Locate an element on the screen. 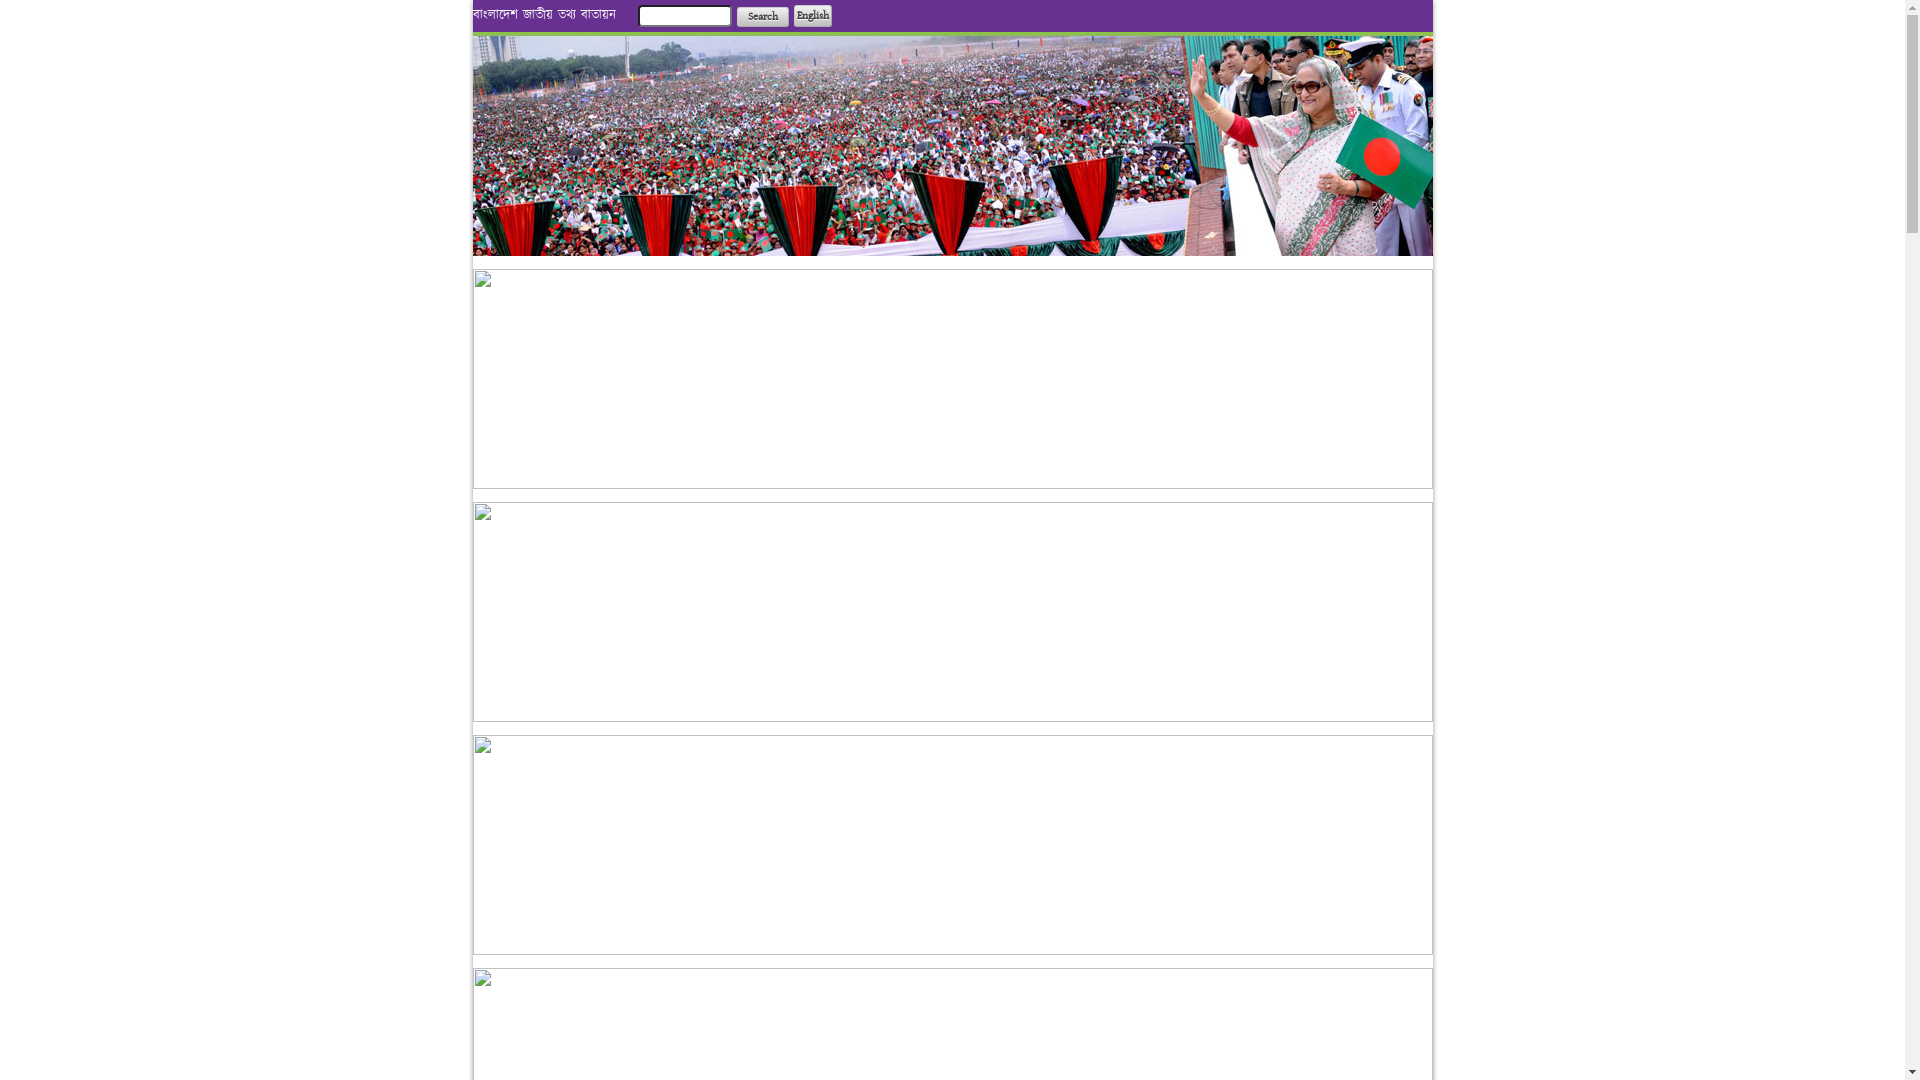  'English' is located at coordinates (812, 15).